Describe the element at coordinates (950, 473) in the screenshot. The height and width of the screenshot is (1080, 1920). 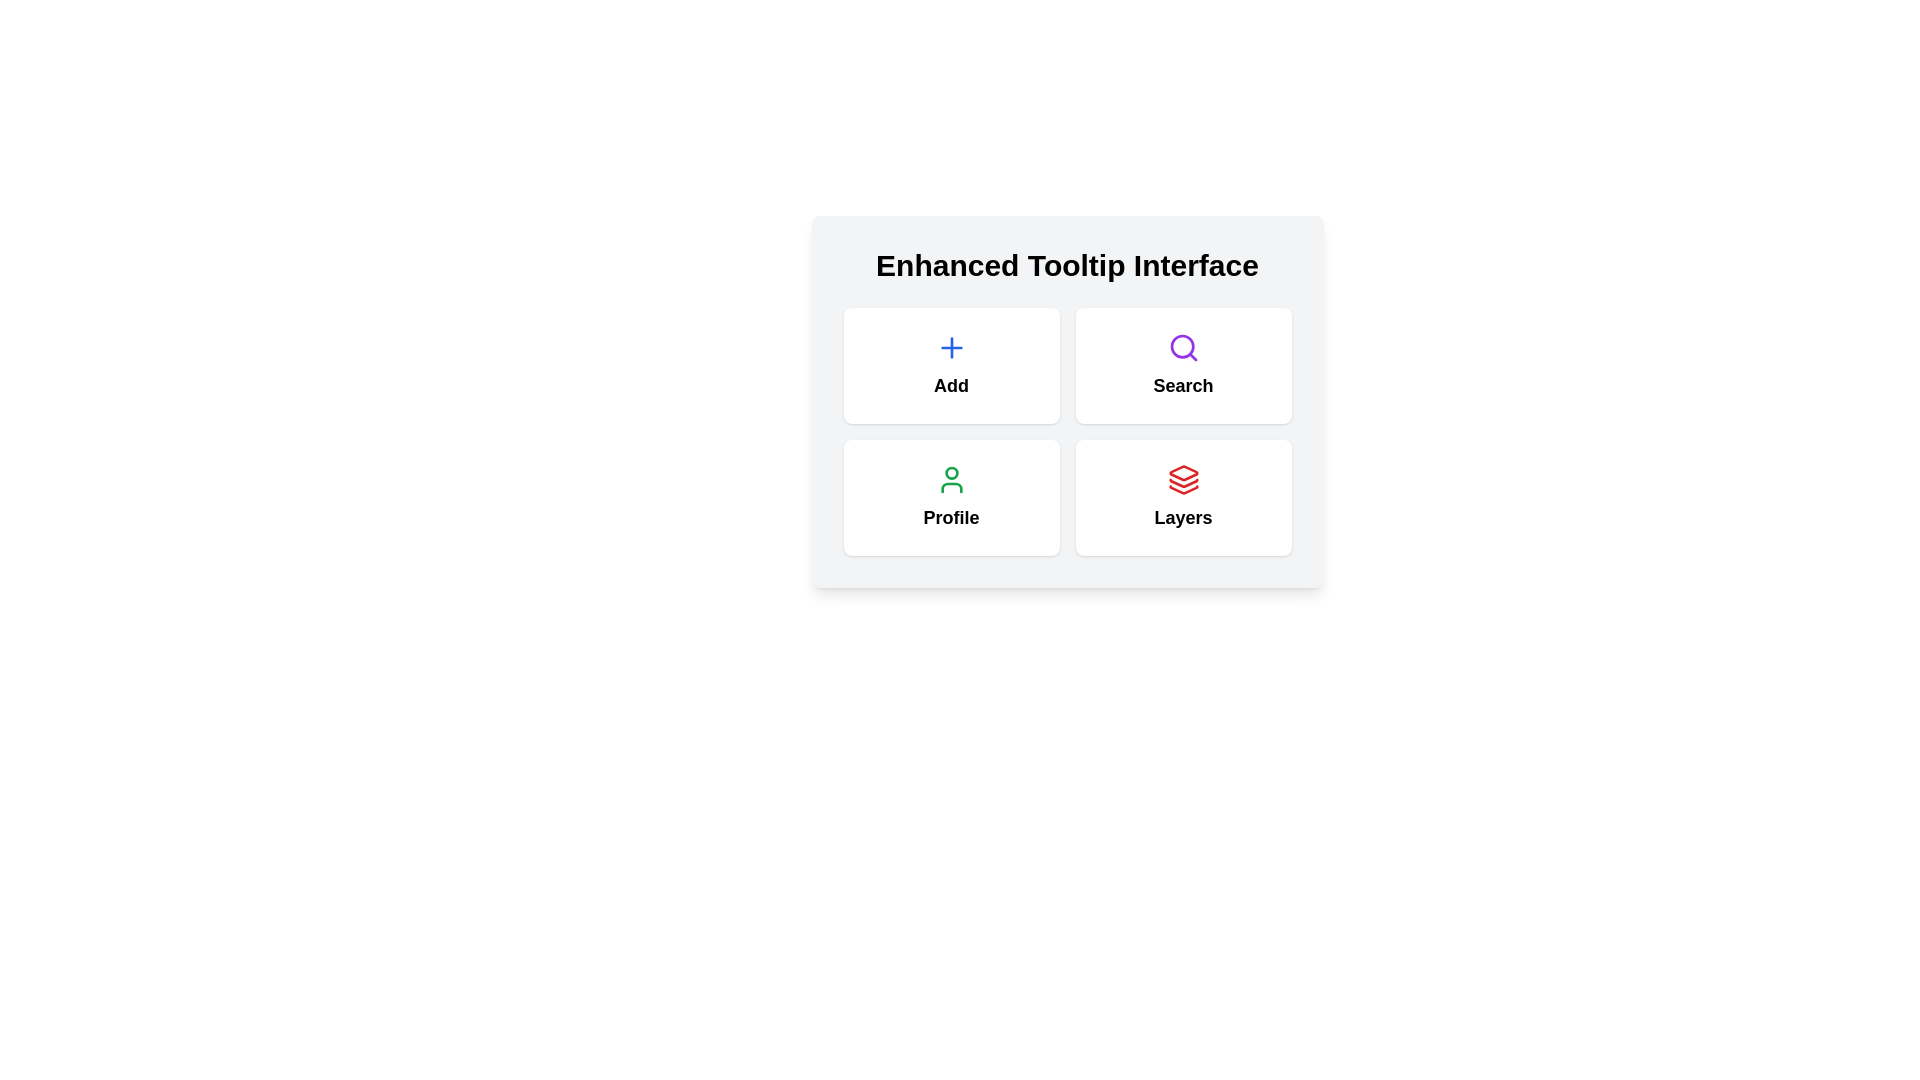
I see `the circular SVG shape representing the user profile icon, which is part of the 'Profile' button located at the lower-left among the grid of four main buttons` at that location.